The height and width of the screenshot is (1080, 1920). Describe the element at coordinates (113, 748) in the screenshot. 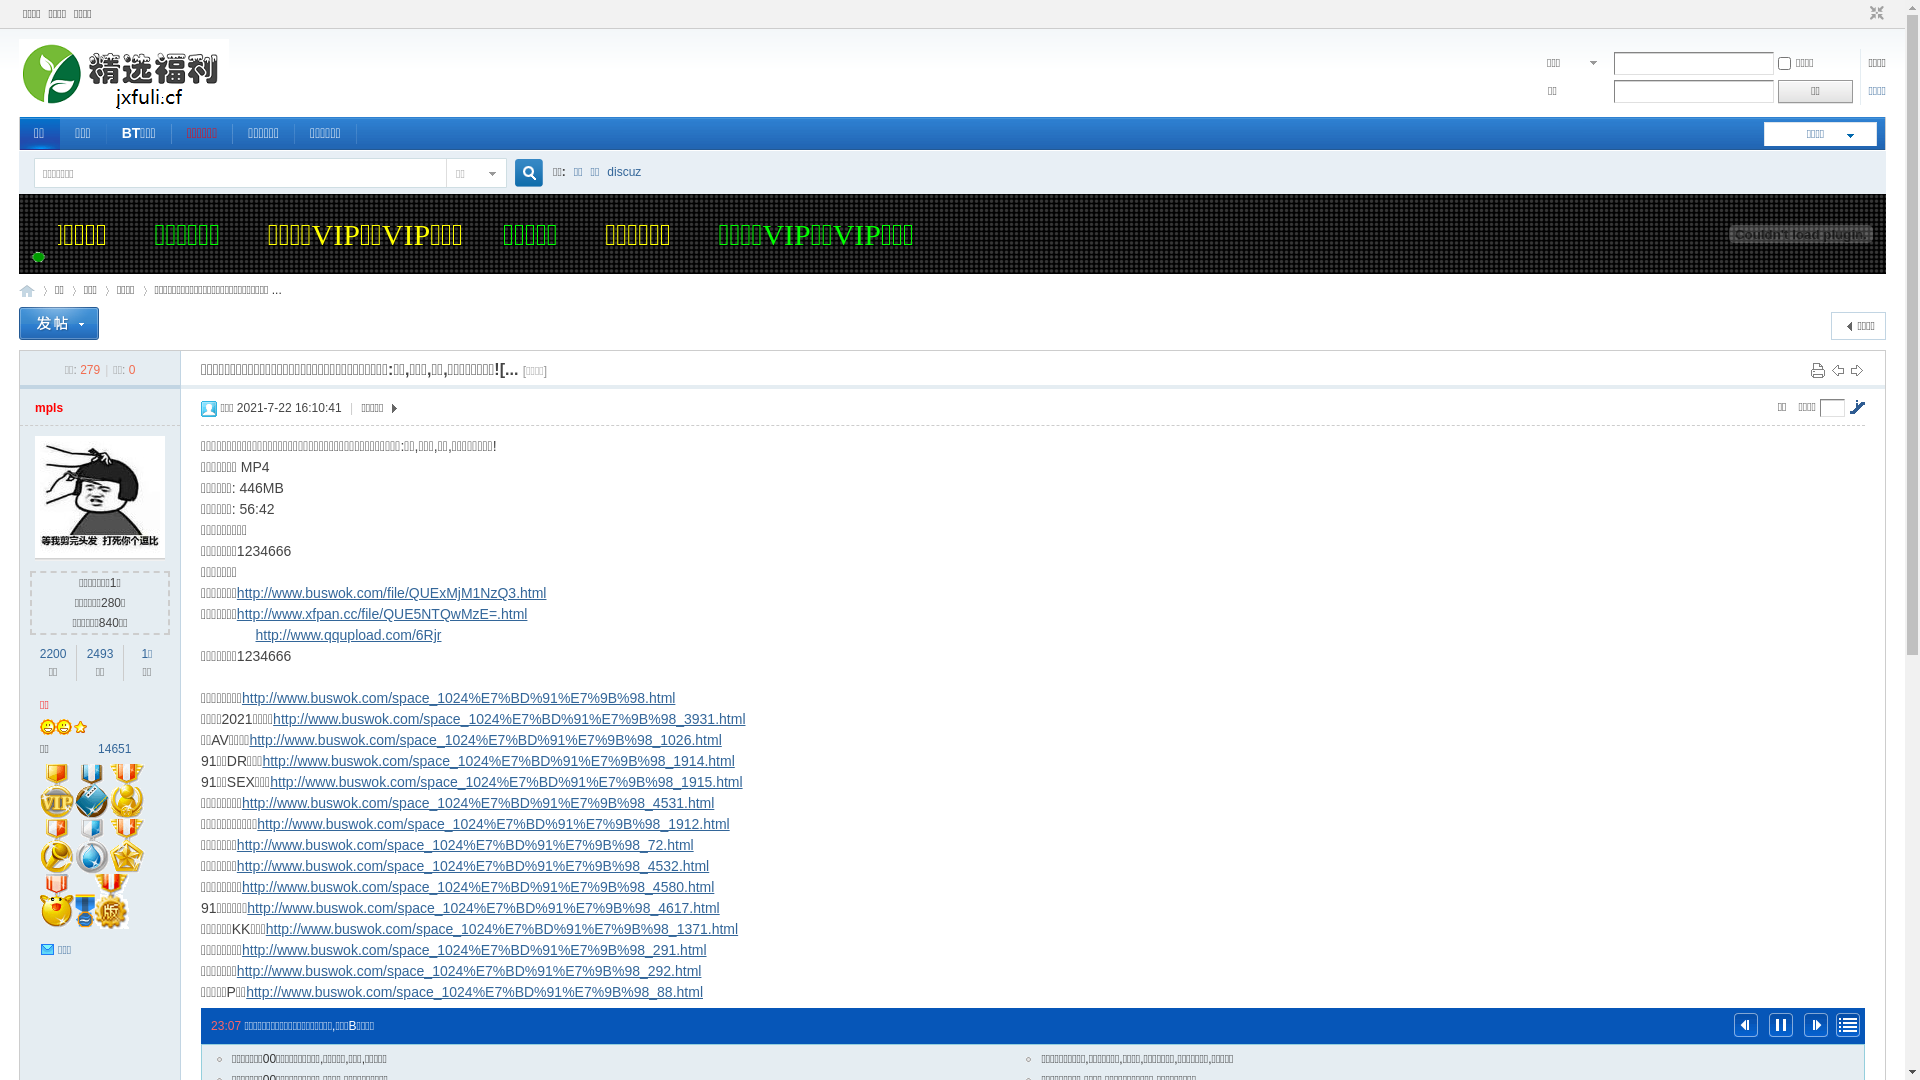

I see `'14651'` at that location.